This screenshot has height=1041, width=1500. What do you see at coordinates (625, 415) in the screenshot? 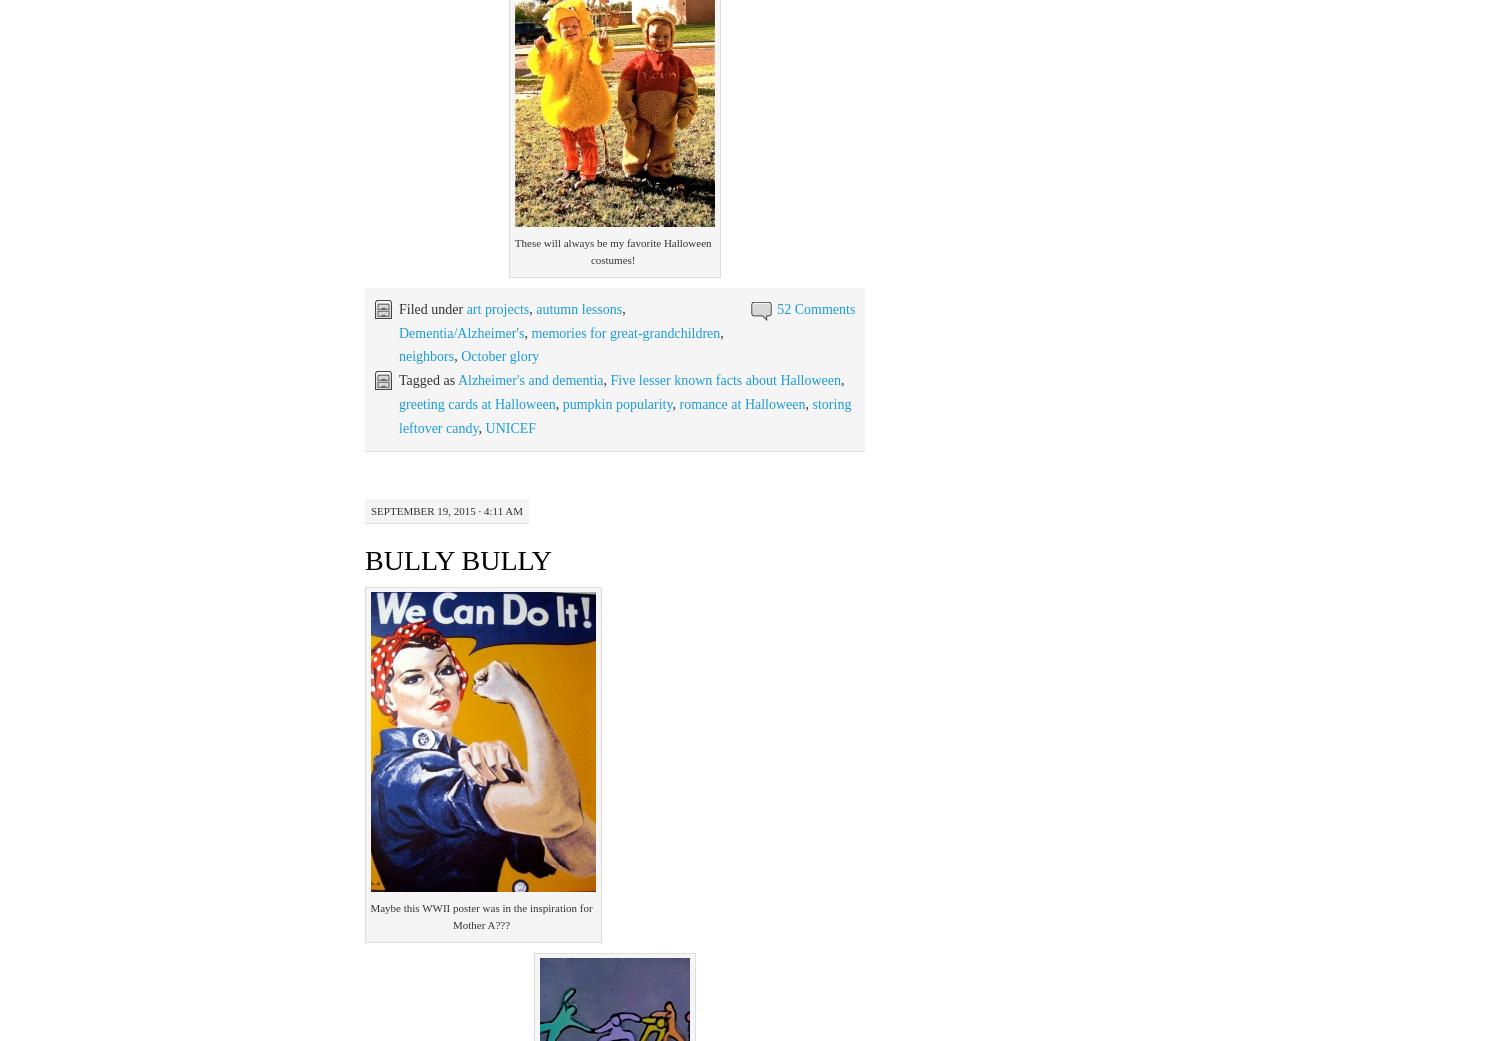
I see `'storing leftover candy'` at bounding box center [625, 415].